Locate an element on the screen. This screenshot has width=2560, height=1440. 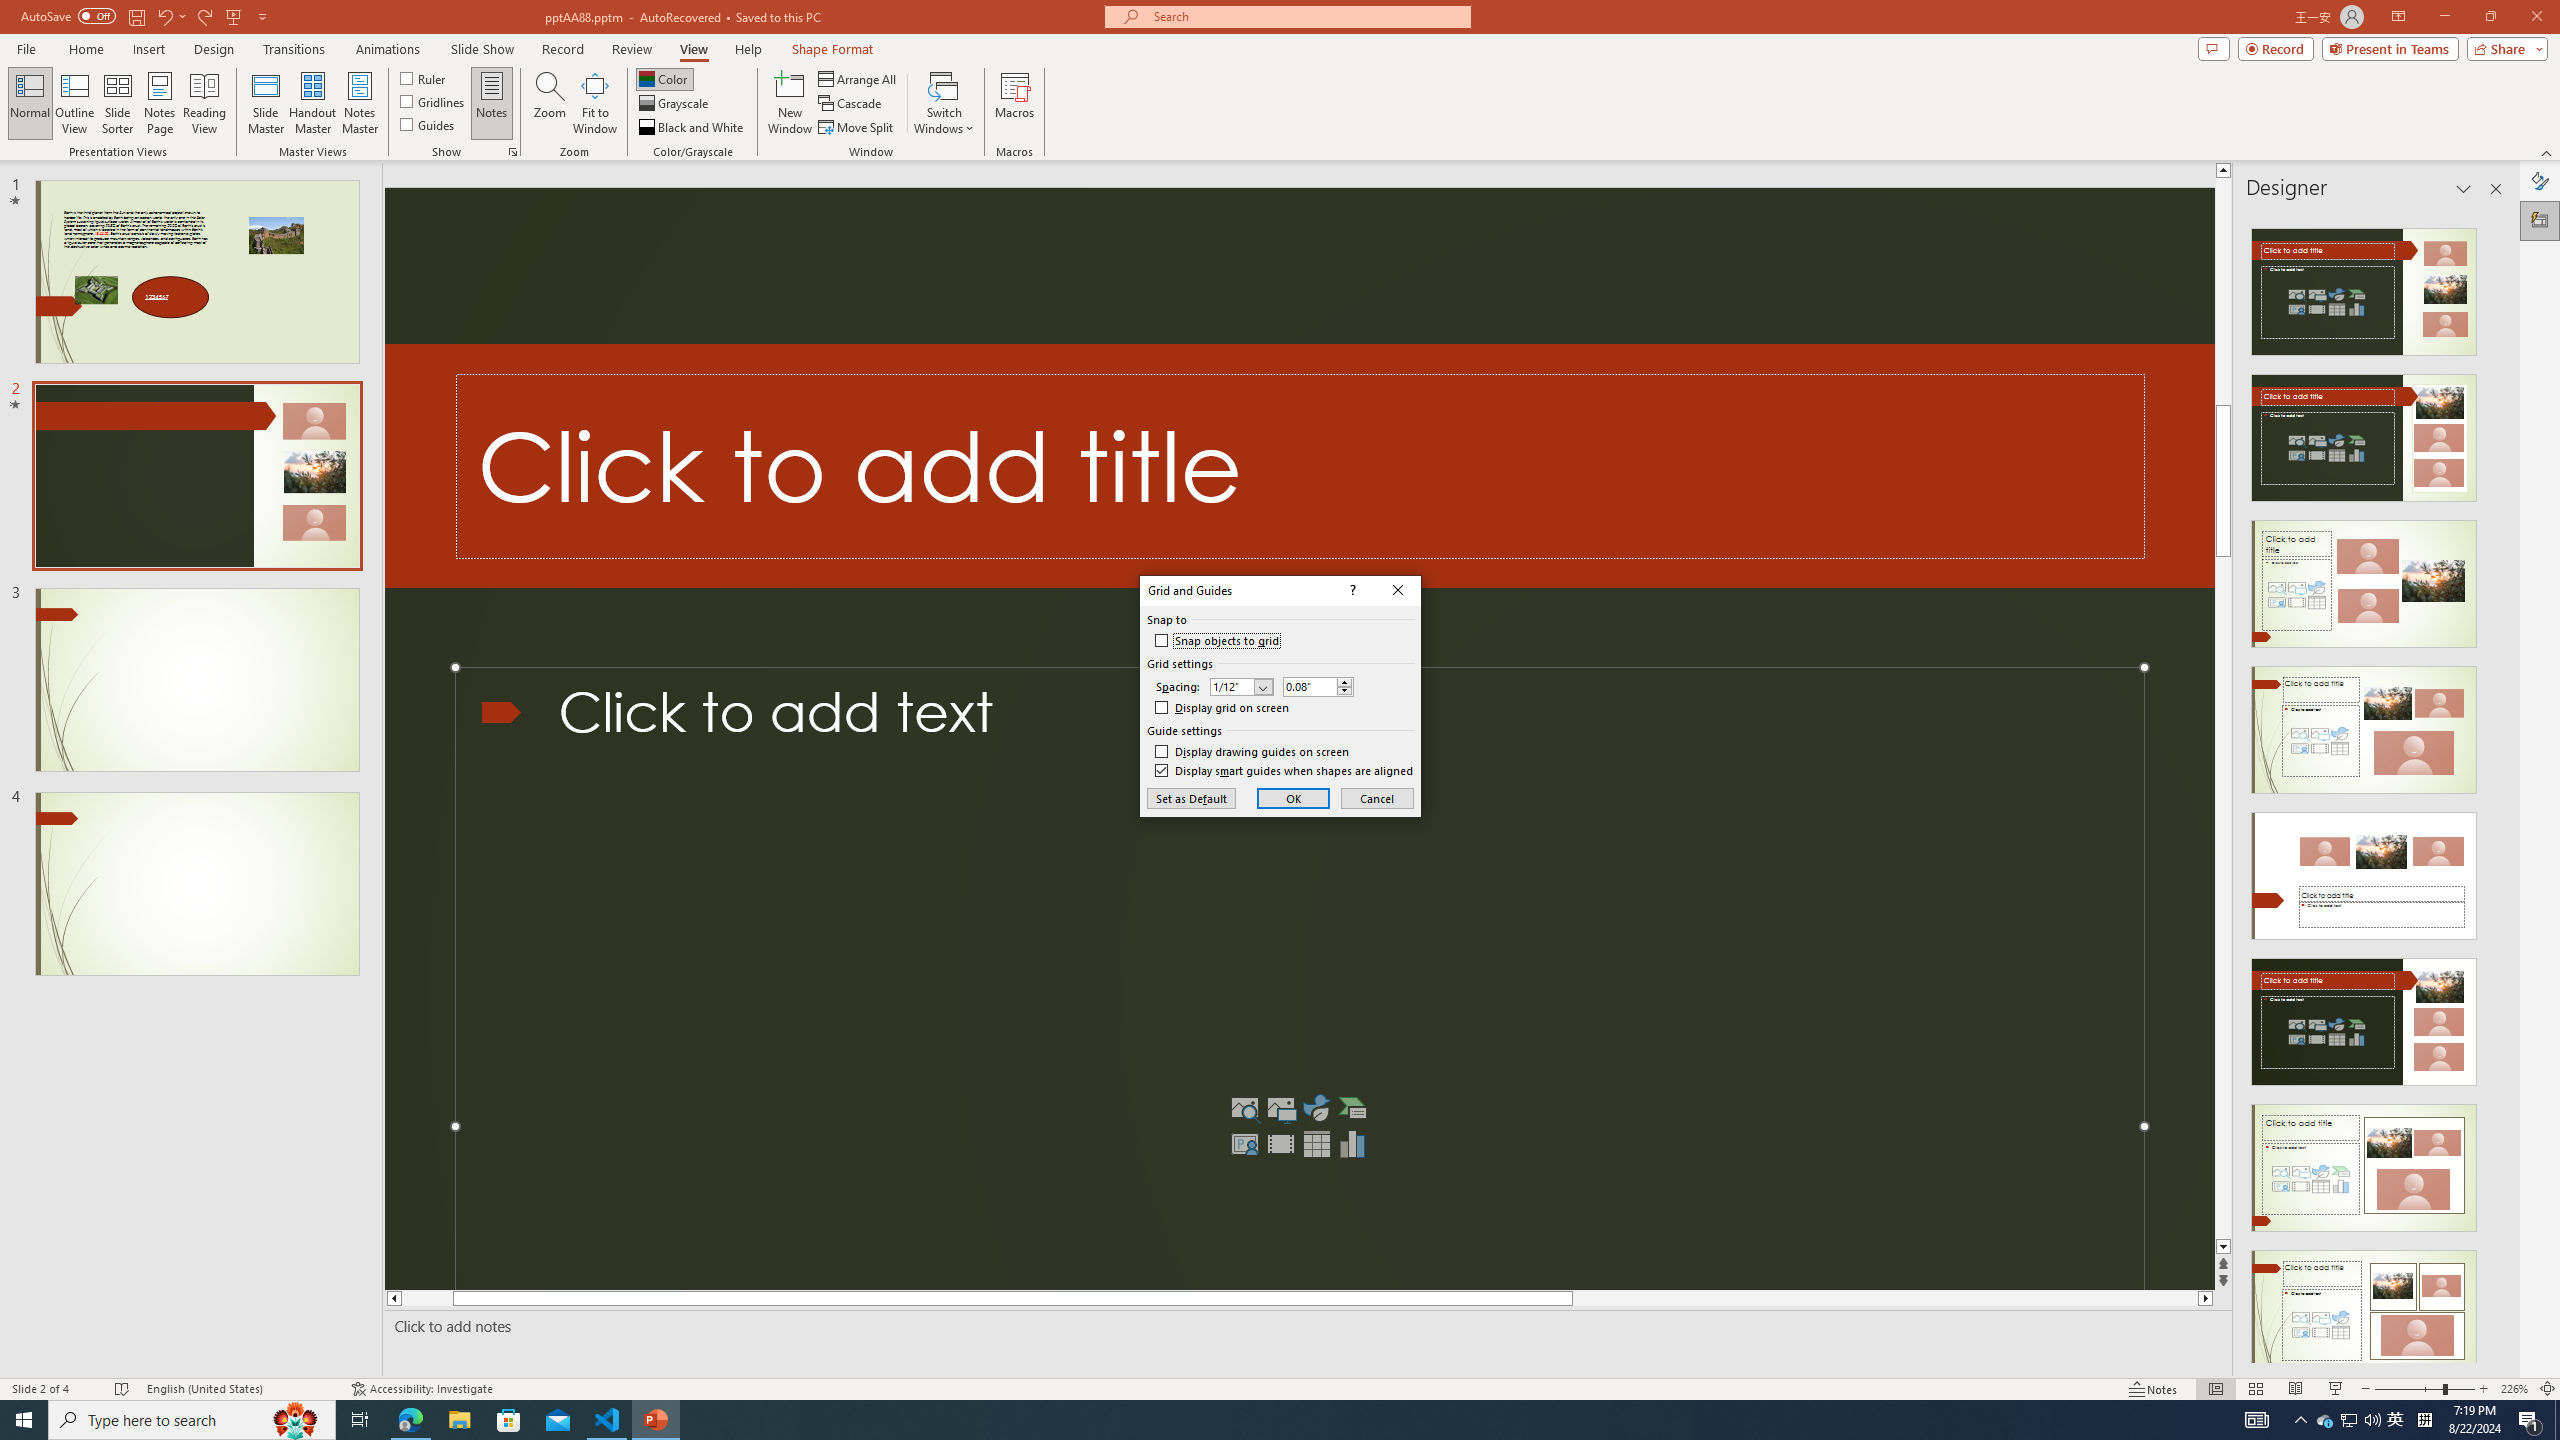
'Microsoft Edge - 1 running window' is located at coordinates (409, 1418).